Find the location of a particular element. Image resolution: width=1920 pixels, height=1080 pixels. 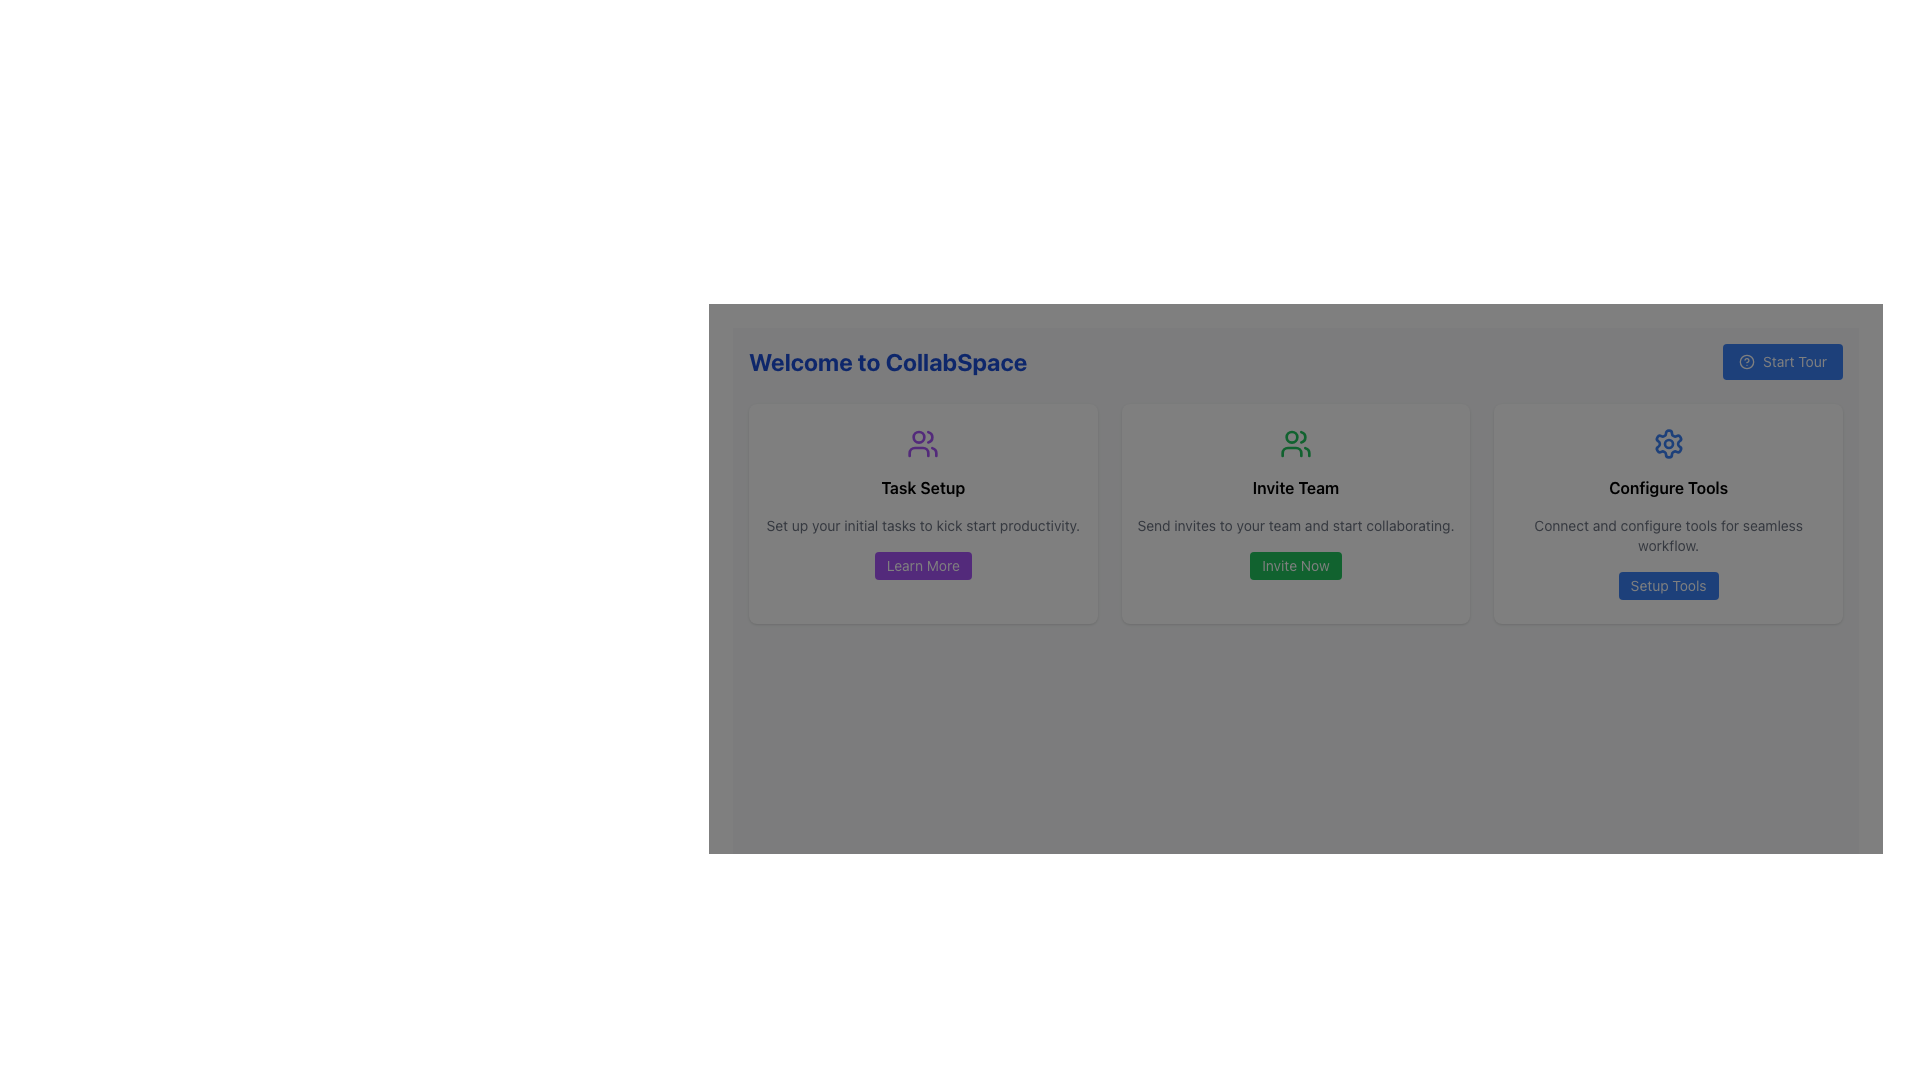

the green icon resembling two human figures positioned at the top of the 'Invite Team' card, located above the text 'Invite Team' is located at coordinates (1296, 442).